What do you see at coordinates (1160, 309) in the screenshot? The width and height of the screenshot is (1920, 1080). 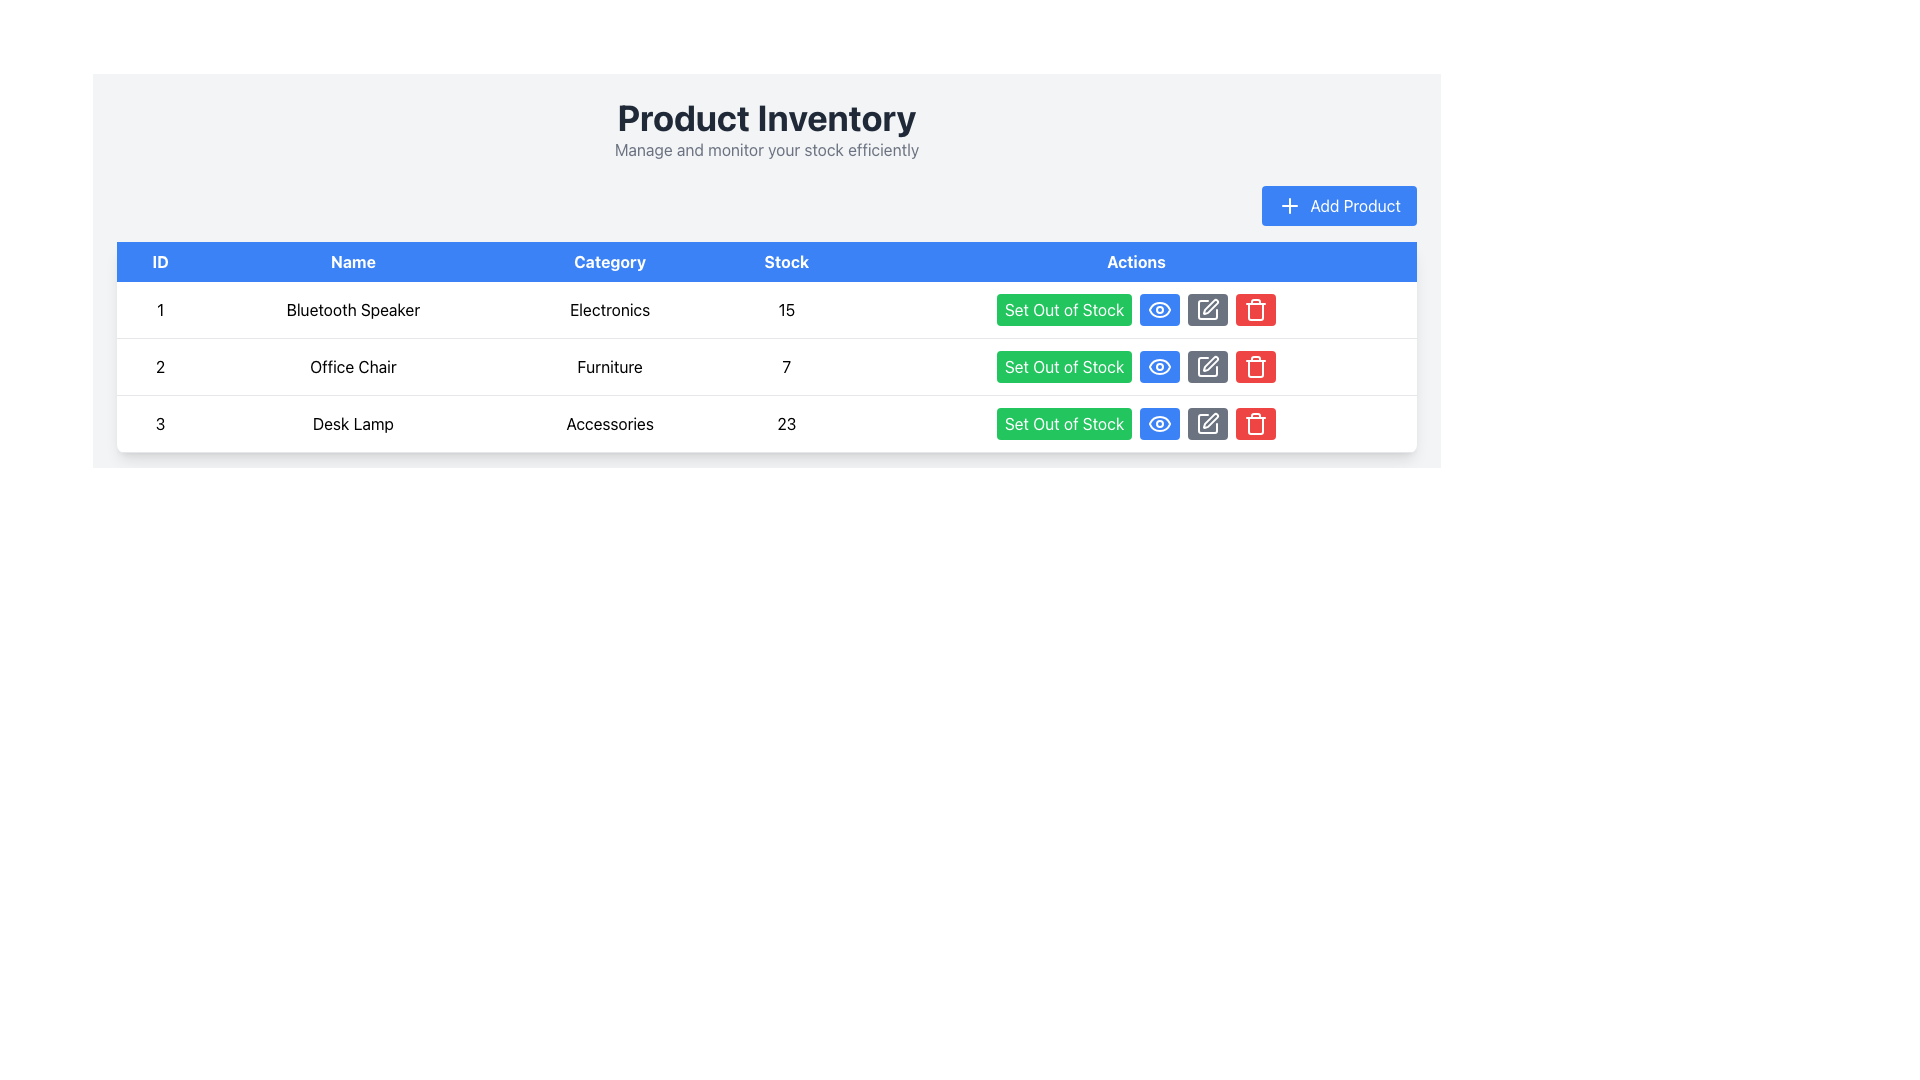 I see `the blue rectangular button with an eye icon in the 'Actions' column associated with the 'Bluetooth Speaker' item` at bounding box center [1160, 309].